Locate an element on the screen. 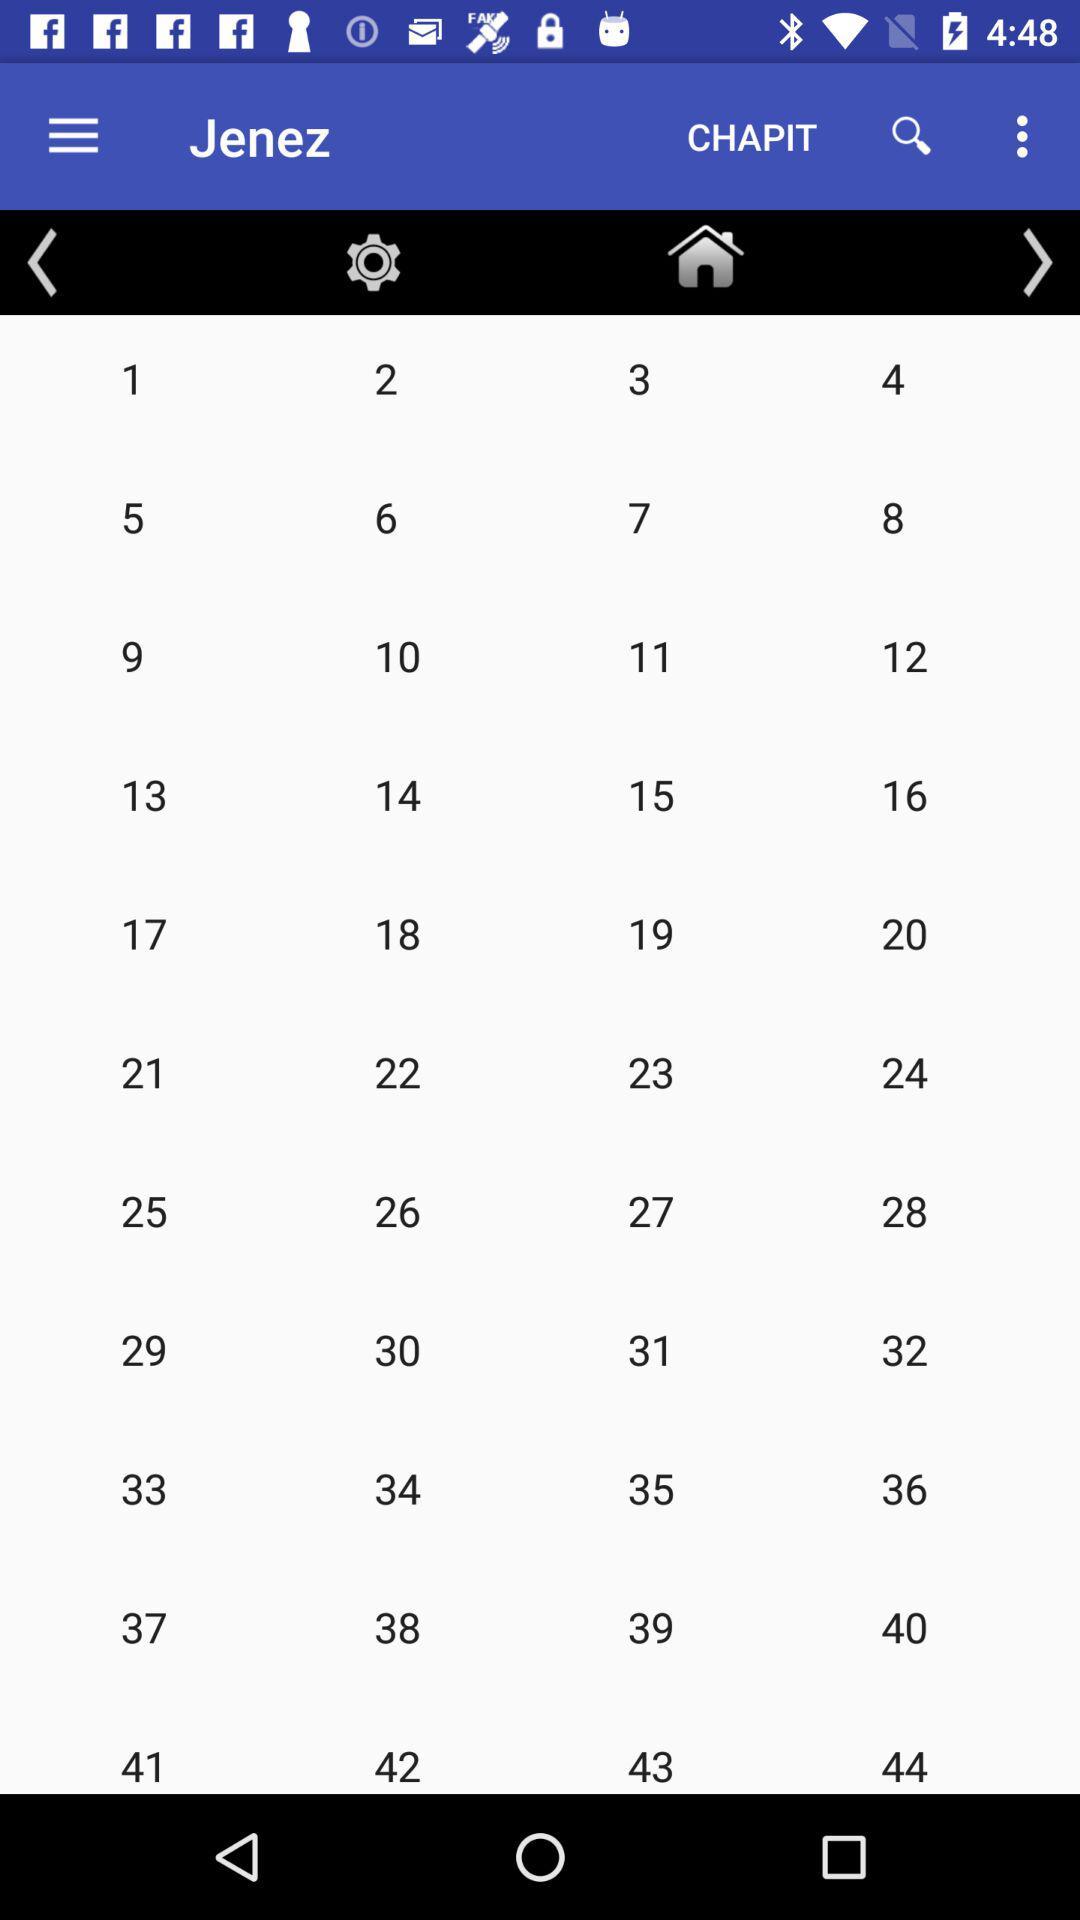 Image resolution: width=1080 pixels, height=1920 pixels. the option named as chapit is located at coordinates (752, 136).